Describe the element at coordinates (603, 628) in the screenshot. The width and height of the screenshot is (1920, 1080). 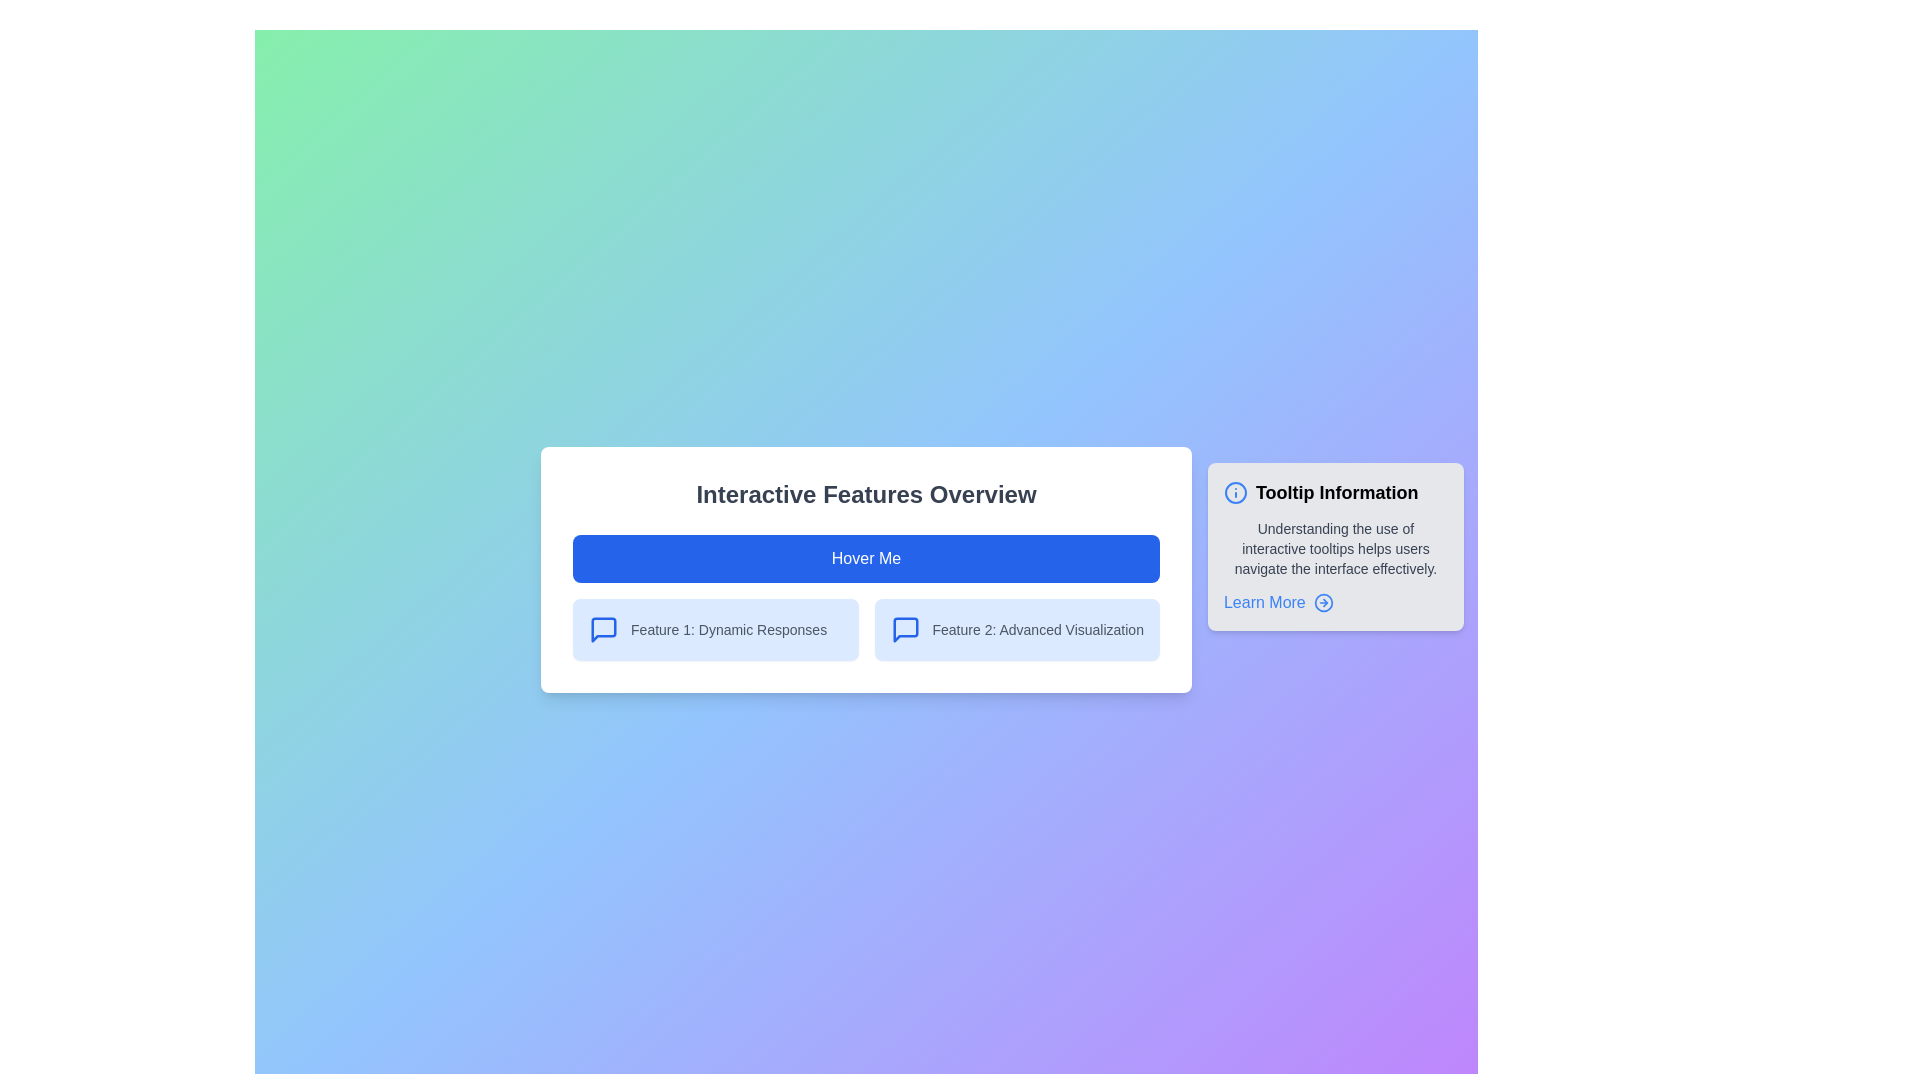
I see `the speech bubble icon located on the right section of the feature row, which is the second icon from the left` at that location.